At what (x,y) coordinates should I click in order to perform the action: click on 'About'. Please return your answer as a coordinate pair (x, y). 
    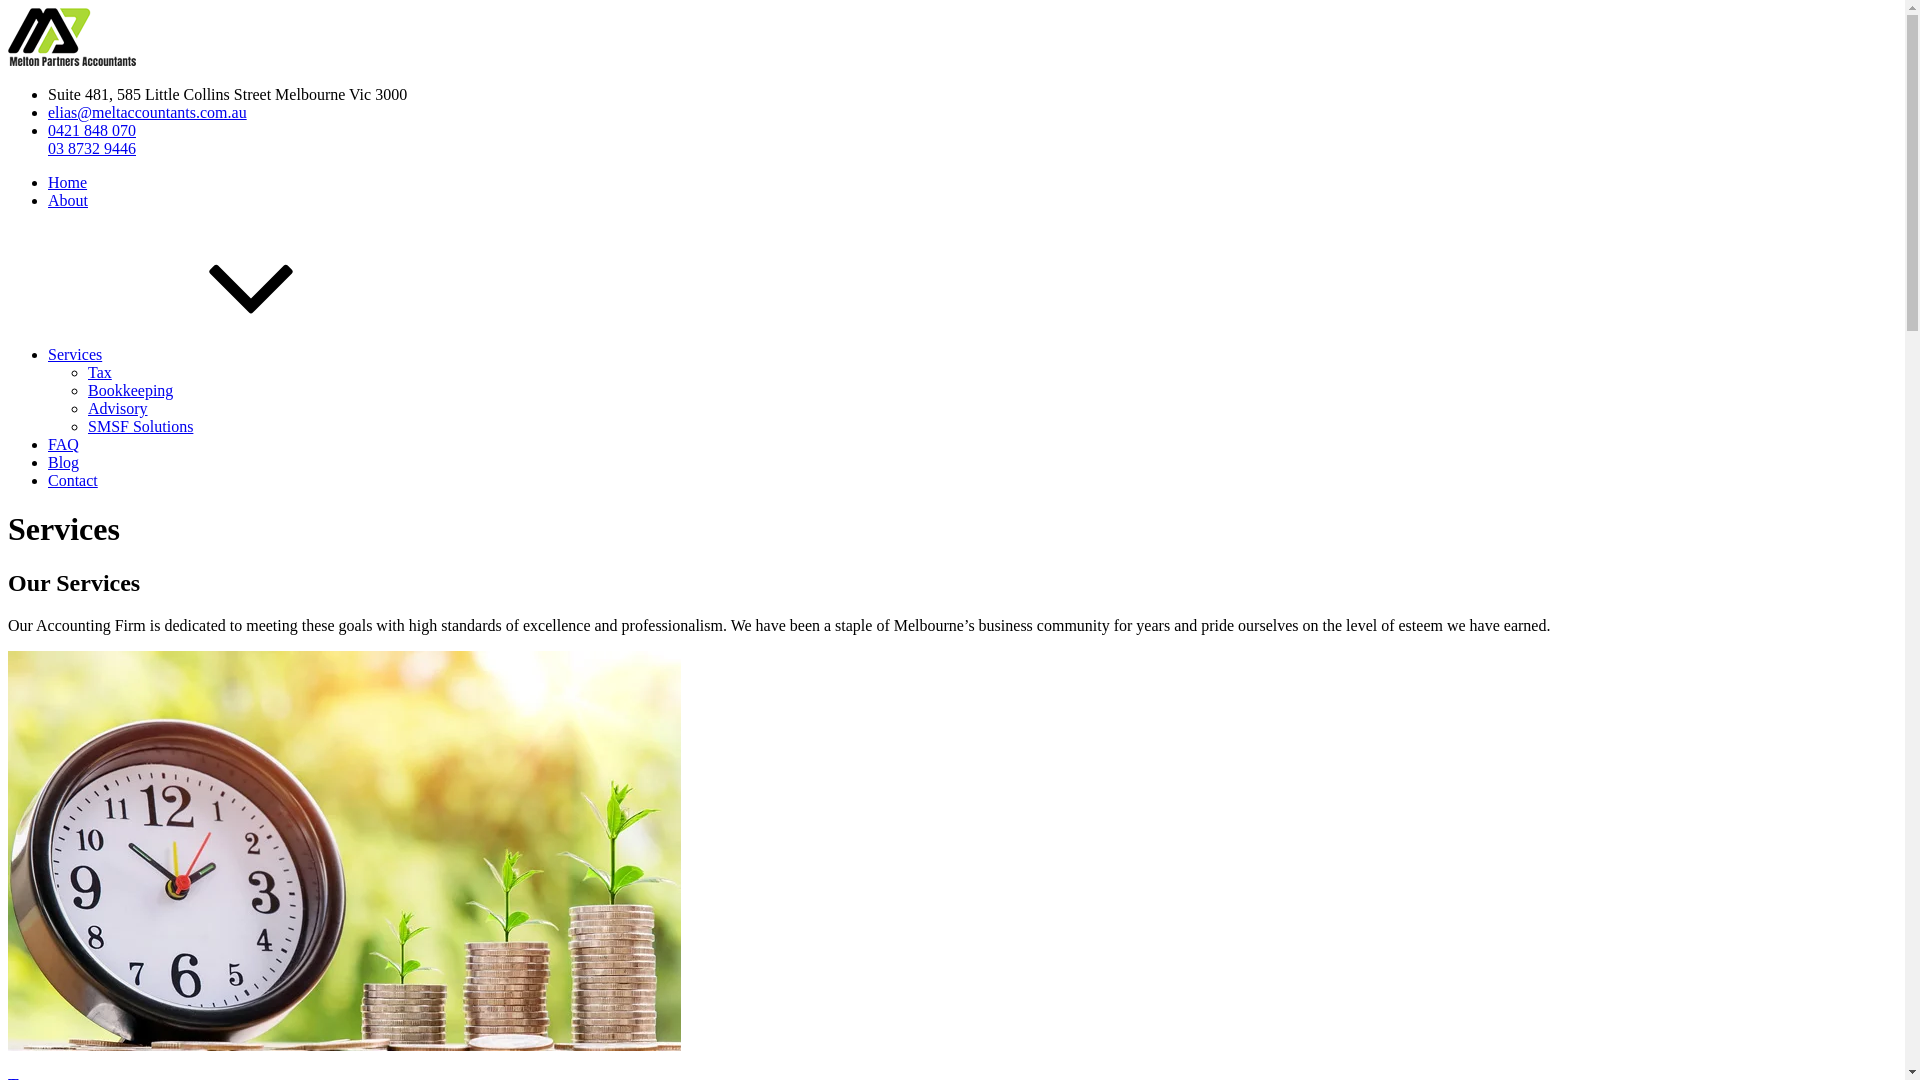
    Looking at the image, I should click on (67, 200).